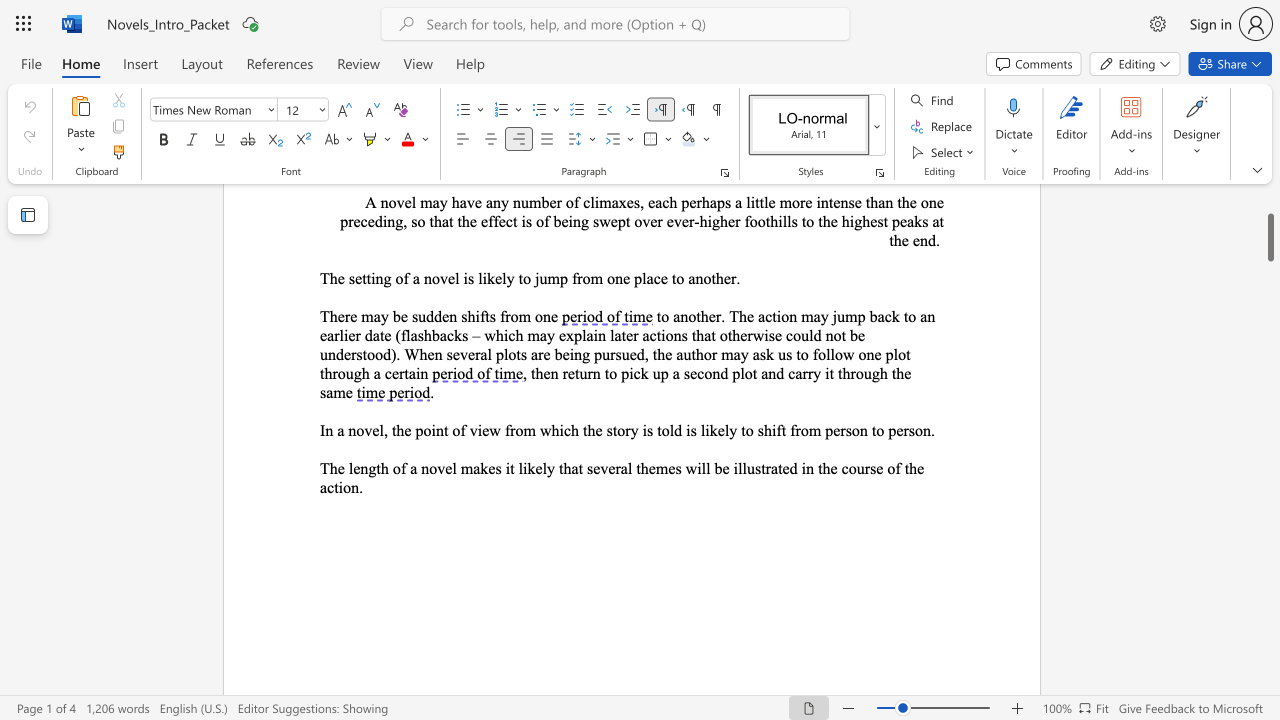 The width and height of the screenshot is (1280, 720). I want to click on the scrollbar and move up 150 pixels, so click(1269, 236).